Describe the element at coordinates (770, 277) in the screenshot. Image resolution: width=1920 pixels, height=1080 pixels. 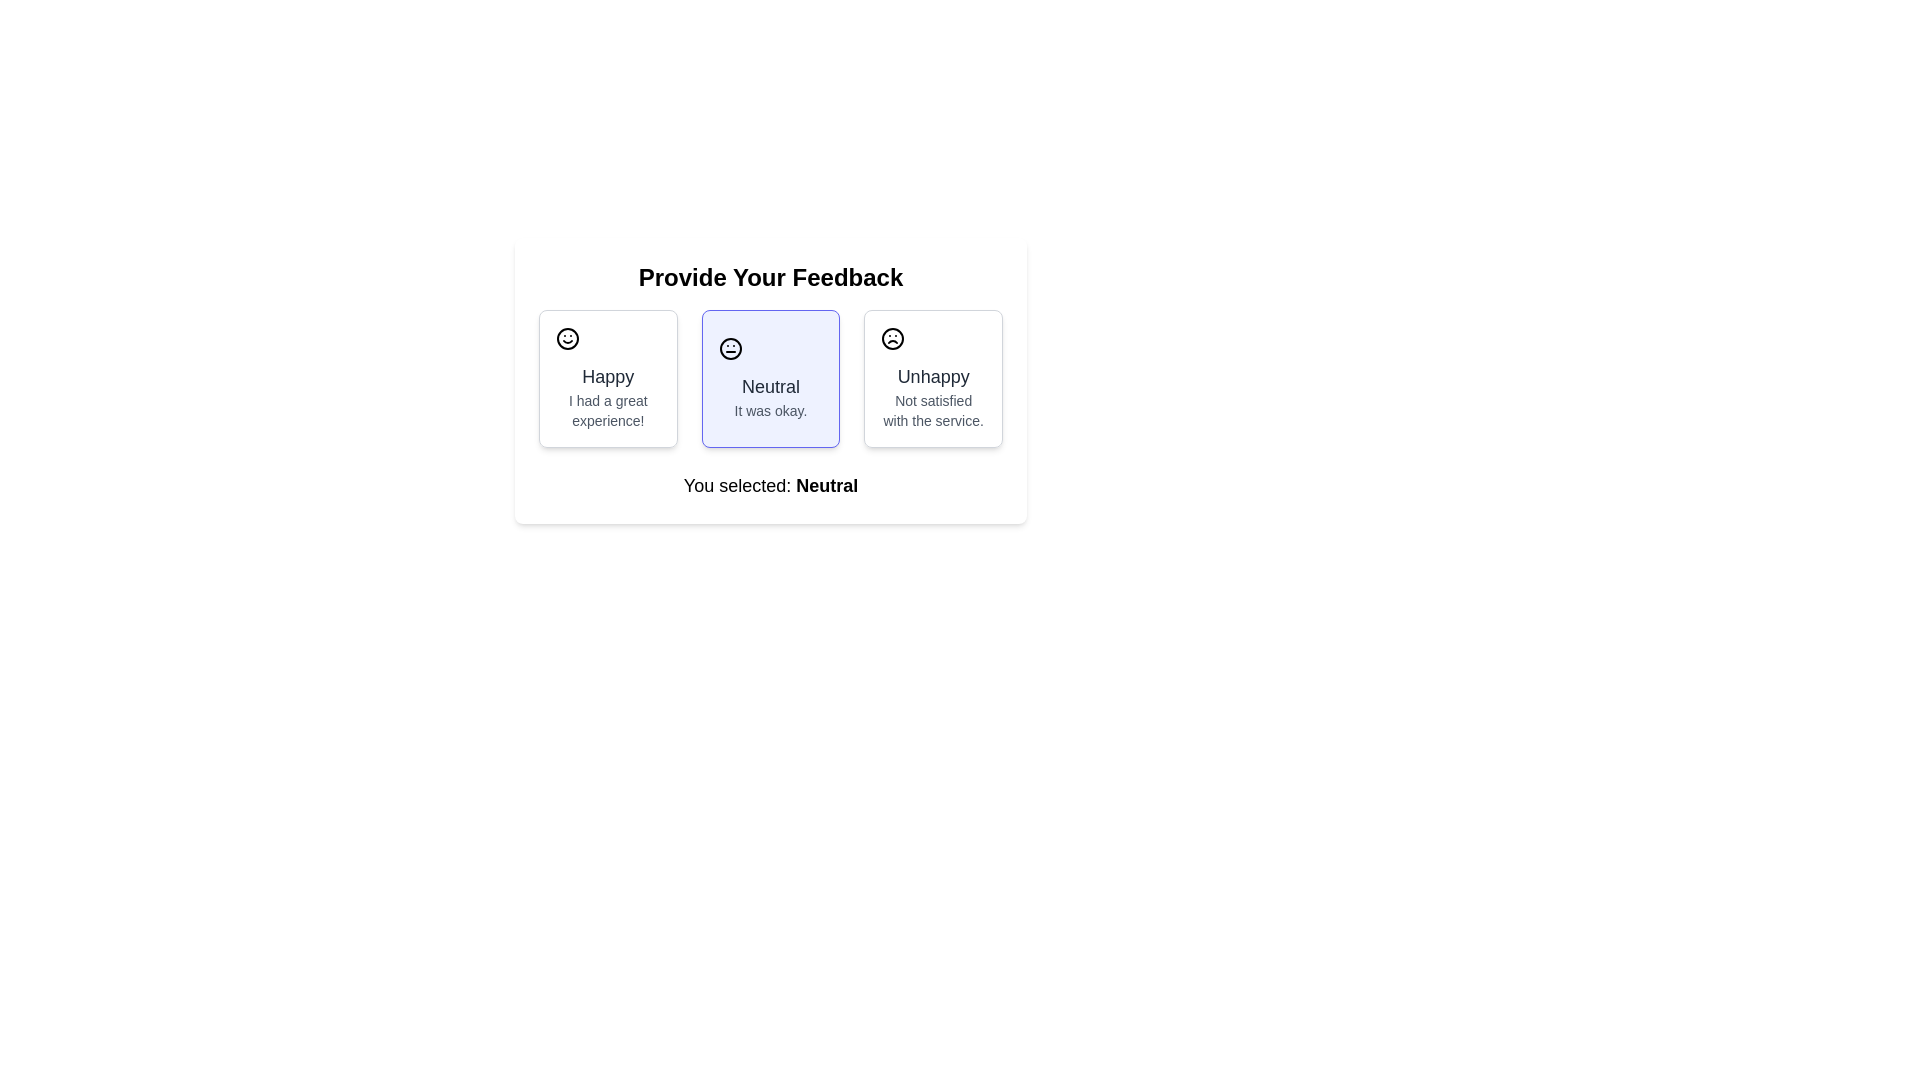
I see `header title 'Provide Your Feedback' located at the top of the feedback section, which is prominently styled in bold and large font` at that location.